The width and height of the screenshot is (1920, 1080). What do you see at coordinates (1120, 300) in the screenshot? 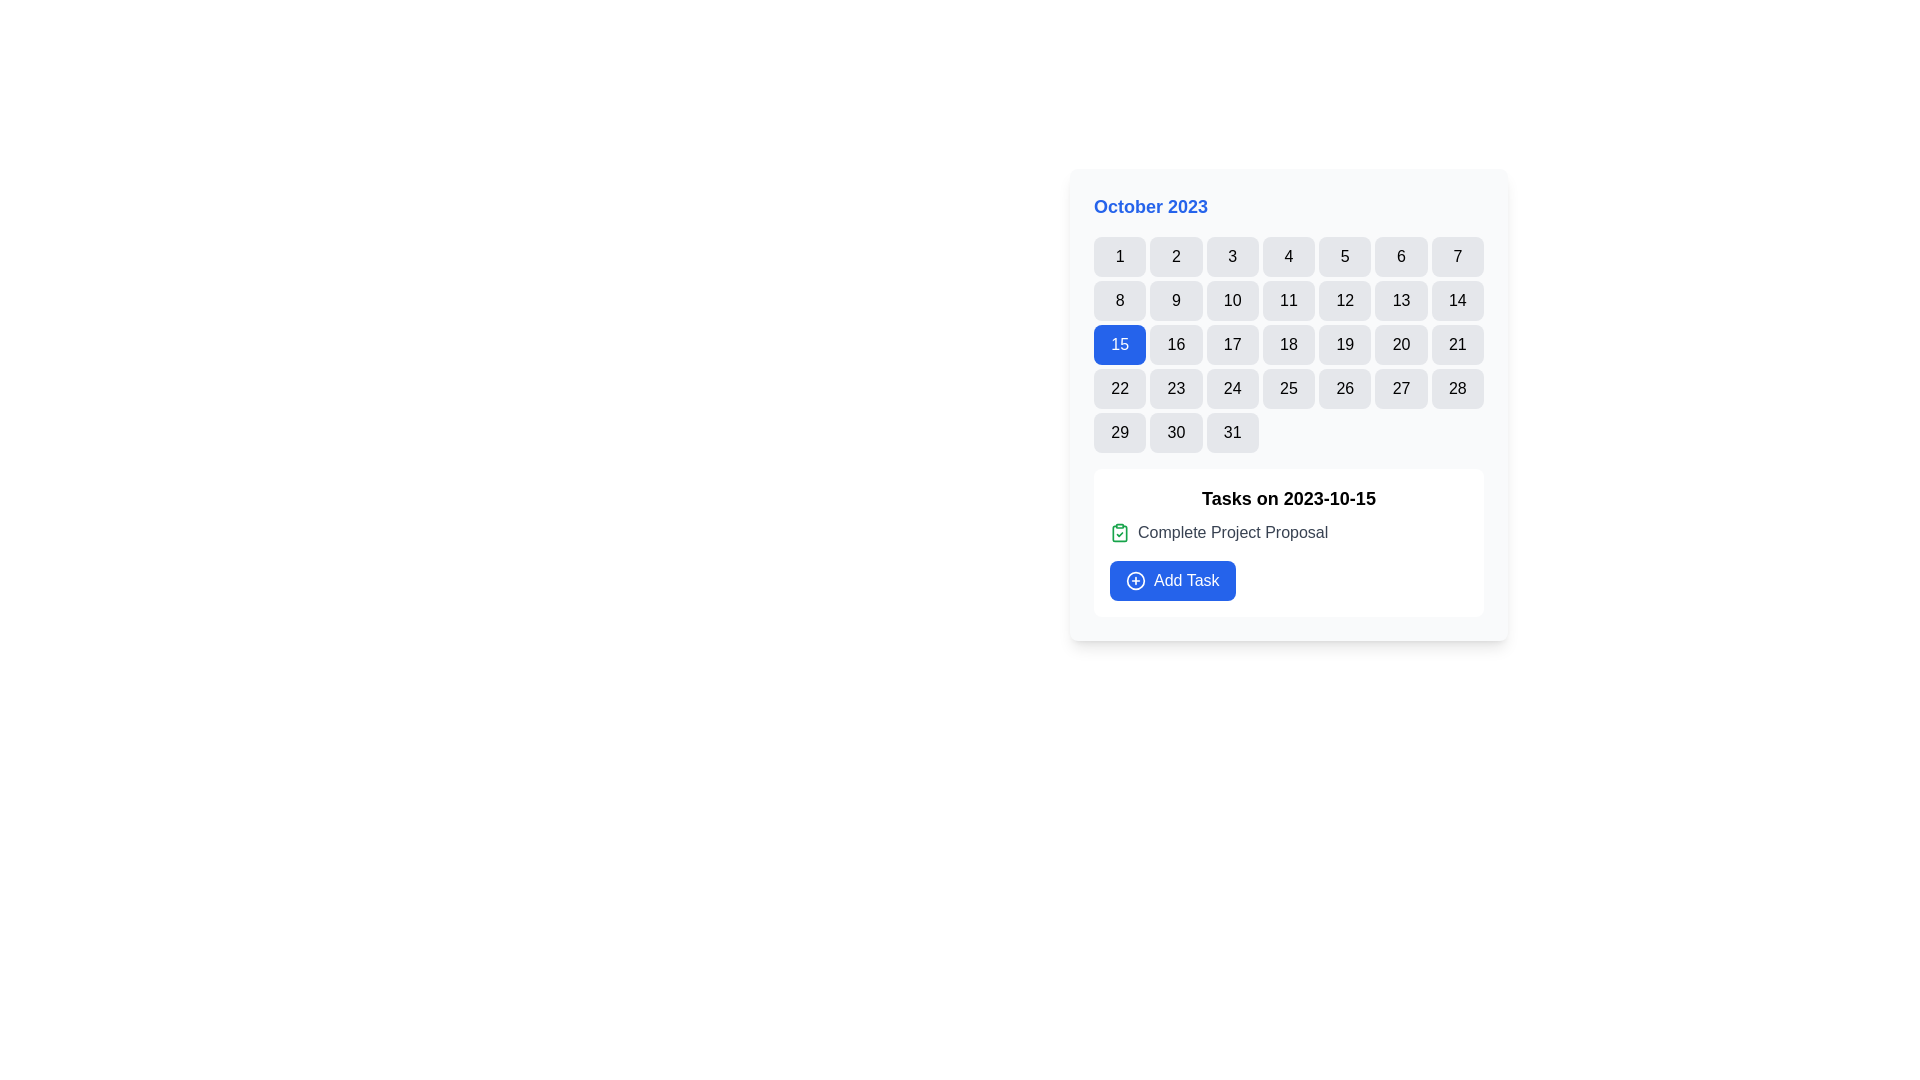
I see `the calendar day button representing the 8th day of the month` at bounding box center [1120, 300].